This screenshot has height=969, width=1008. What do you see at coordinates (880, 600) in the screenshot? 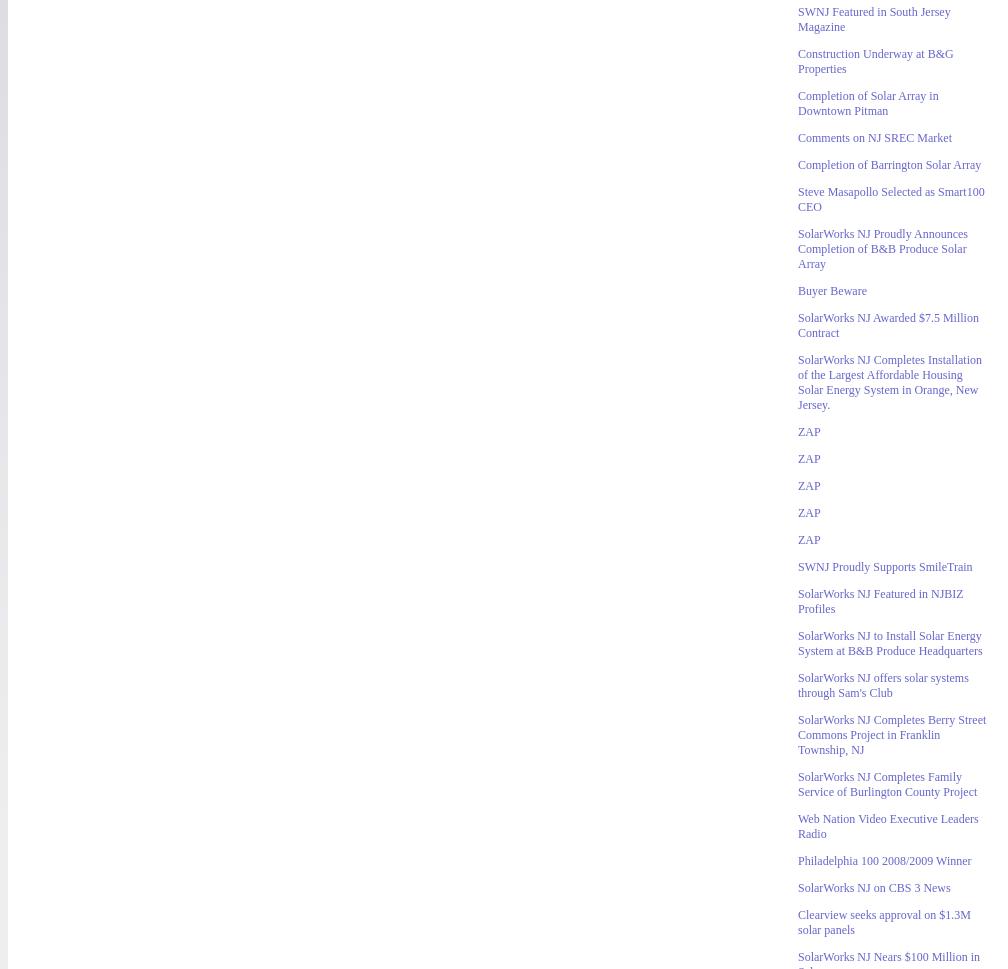
I see `'SolarWorks NJ Featured in NJBIZ Profiles'` at bounding box center [880, 600].